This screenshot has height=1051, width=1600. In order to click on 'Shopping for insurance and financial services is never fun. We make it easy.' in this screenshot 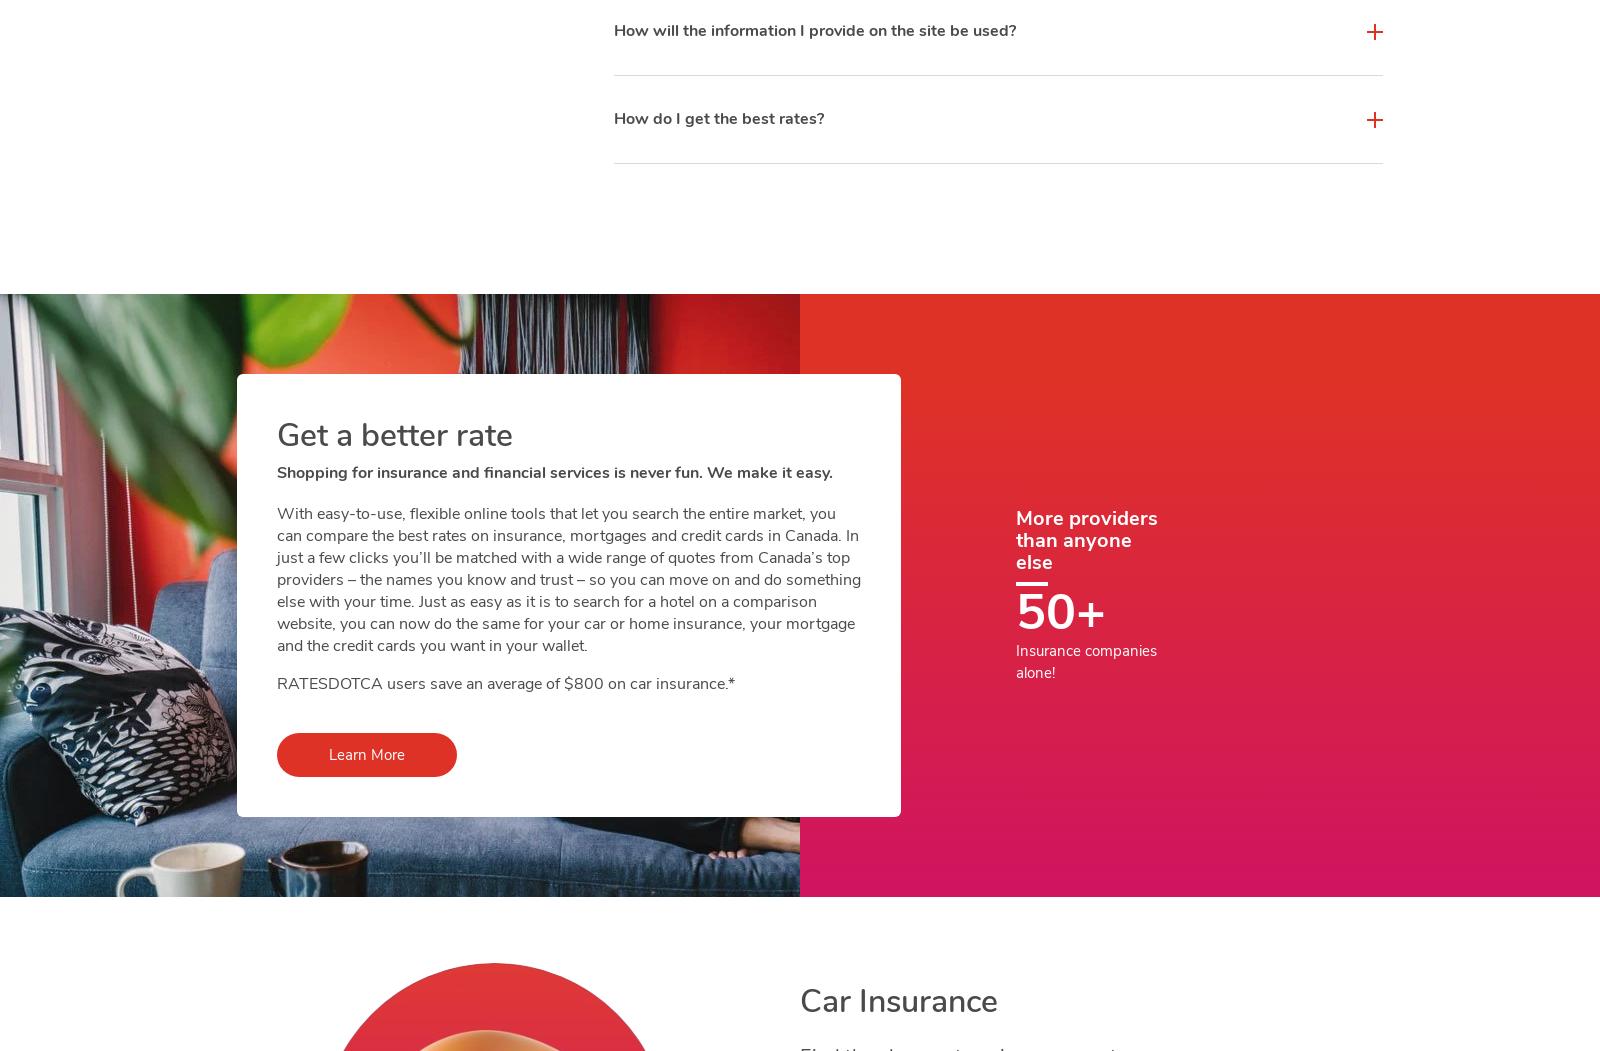, I will do `click(553, 471)`.